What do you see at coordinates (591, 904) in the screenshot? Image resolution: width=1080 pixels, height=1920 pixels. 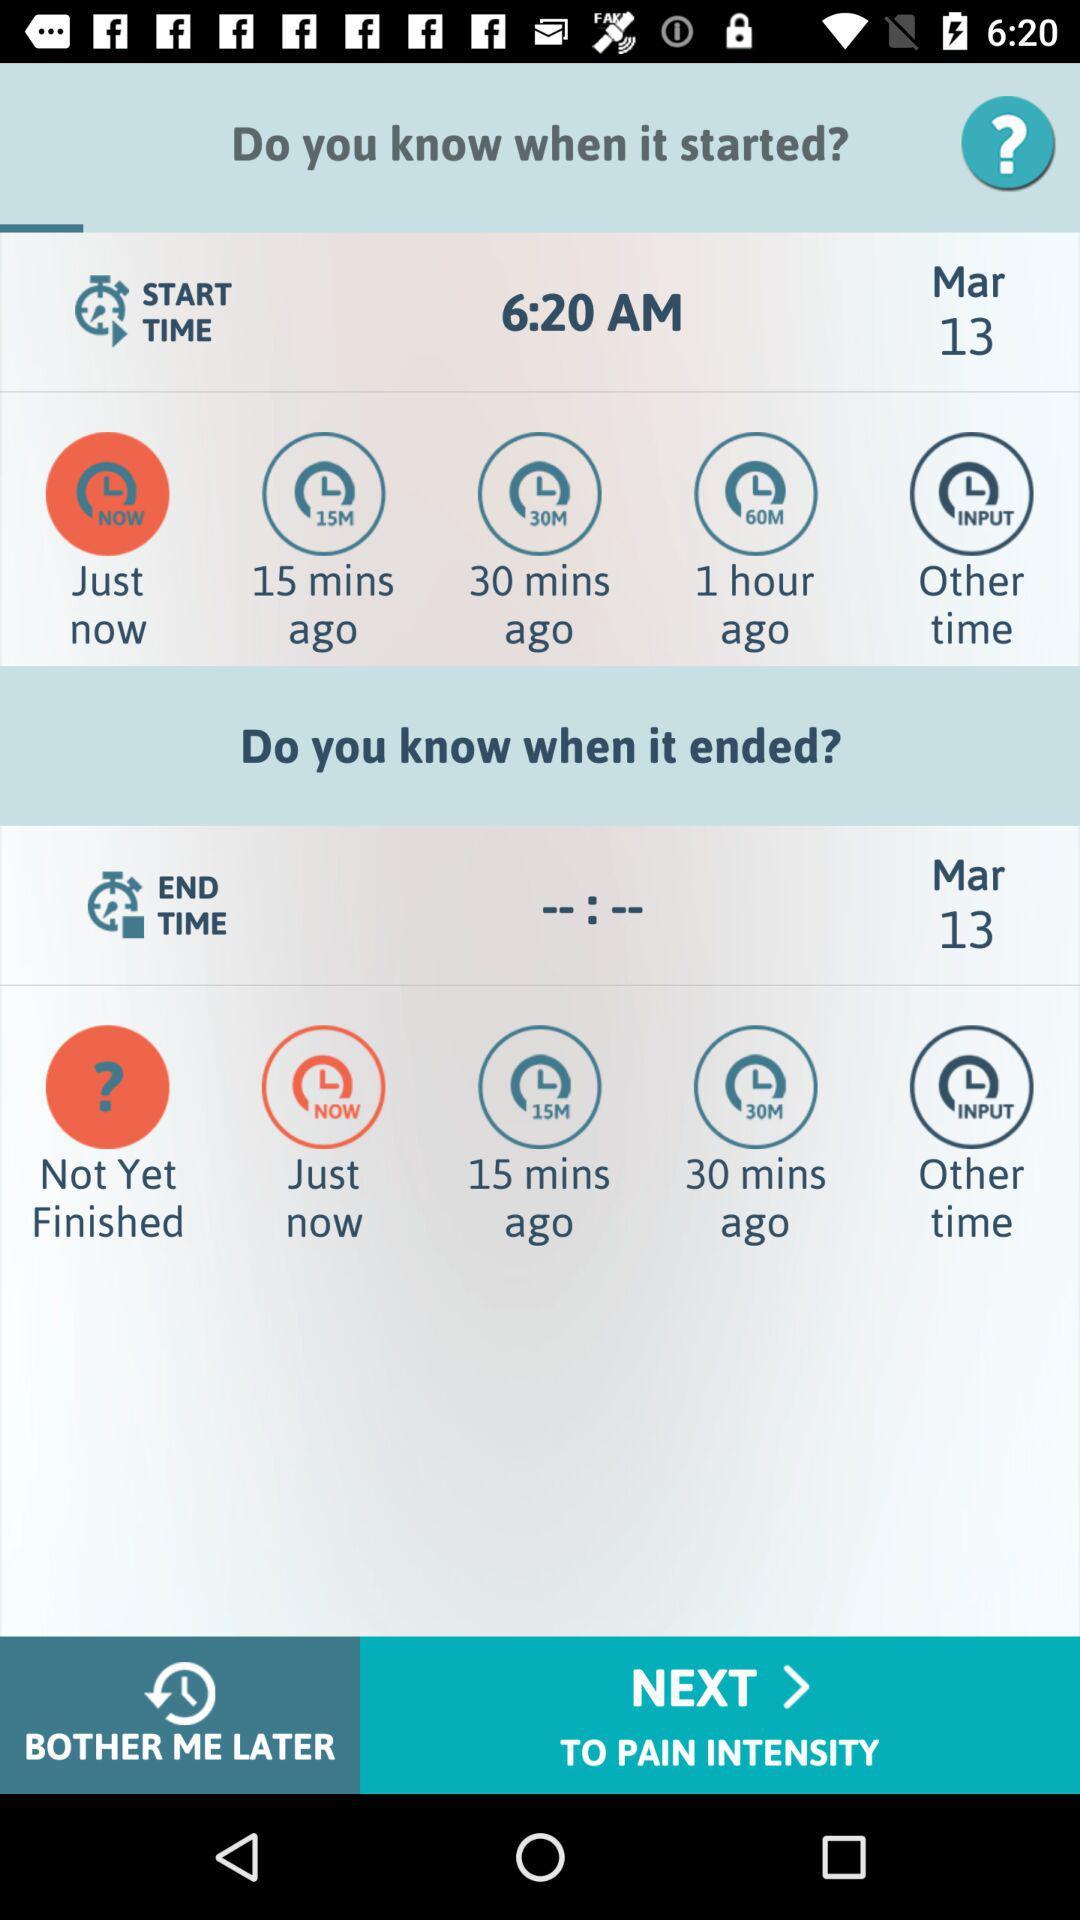 I see `the icon to the left of mar` at bounding box center [591, 904].